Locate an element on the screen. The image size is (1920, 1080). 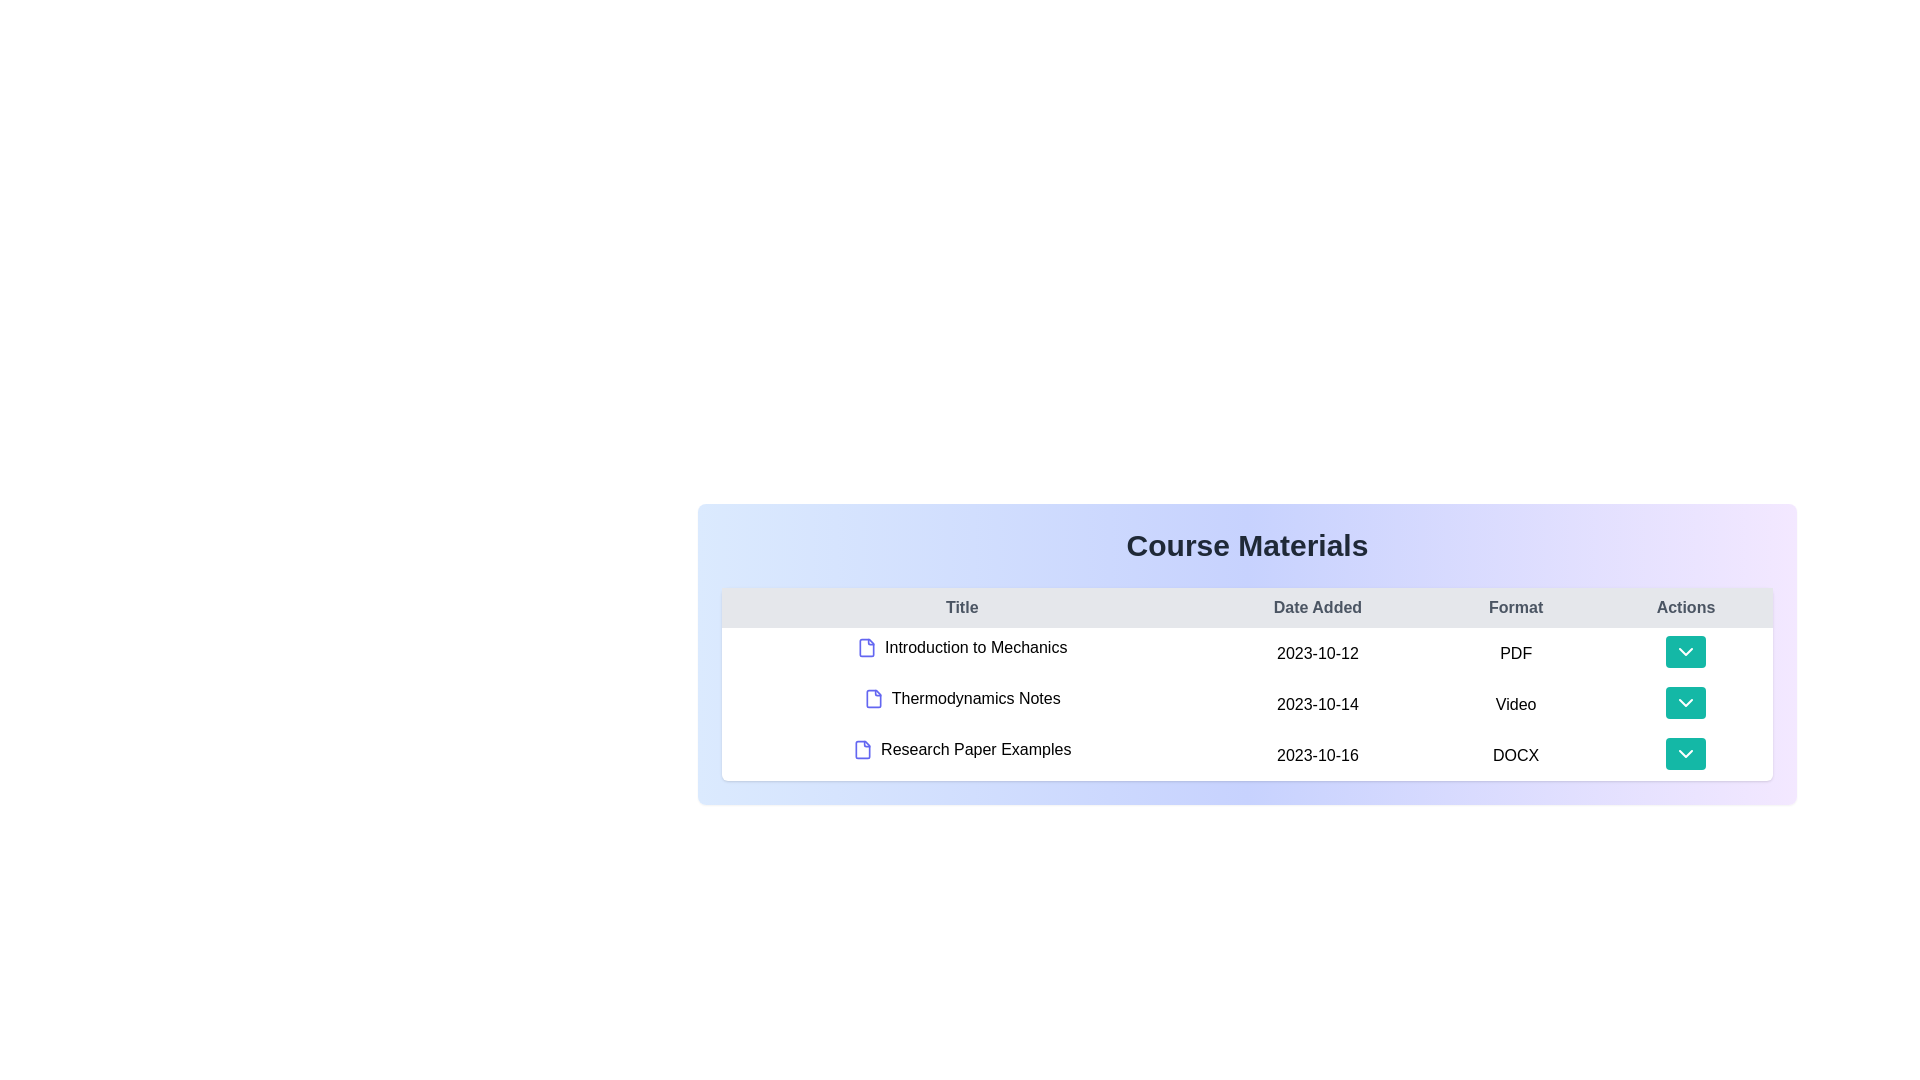
the light blue document icon located in the third row of the table next to 'Research Paper Examples' is located at coordinates (863, 749).